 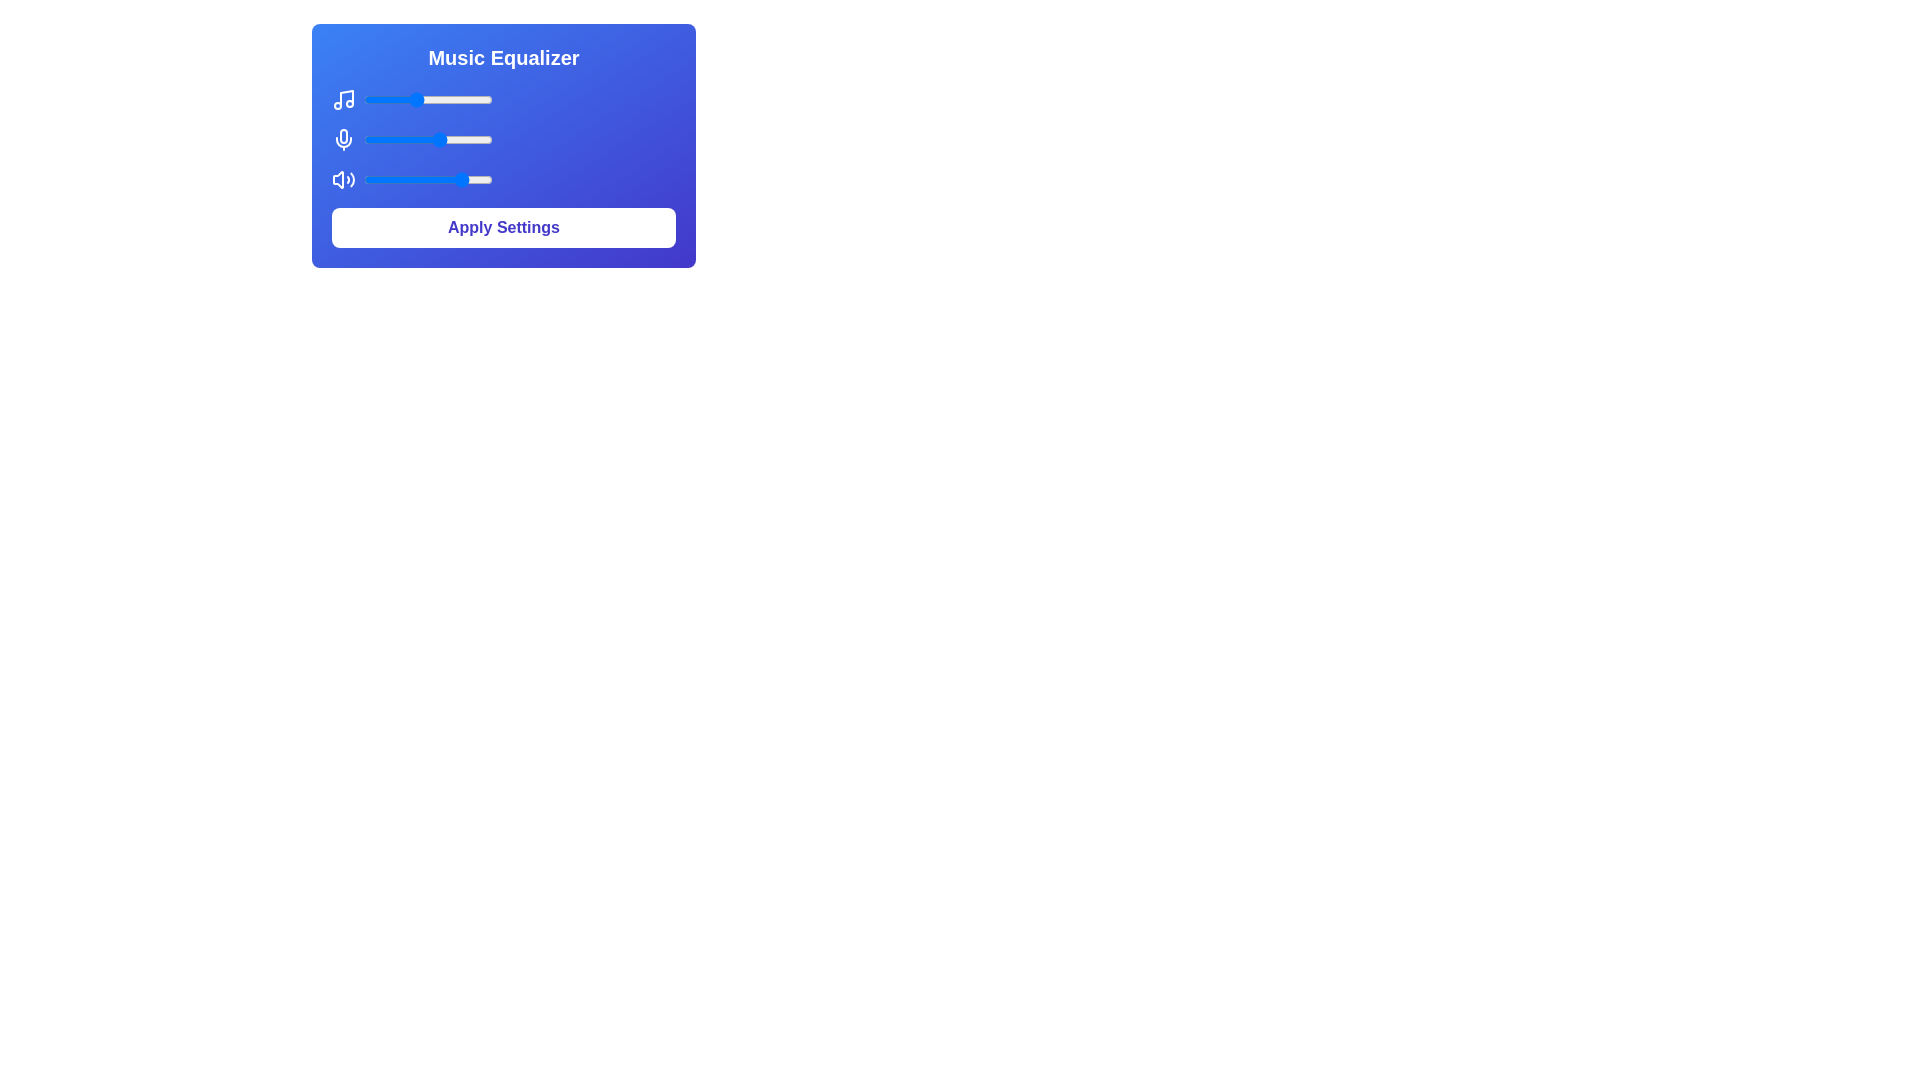 I want to click on the slider value, so click(x=474, y=180).